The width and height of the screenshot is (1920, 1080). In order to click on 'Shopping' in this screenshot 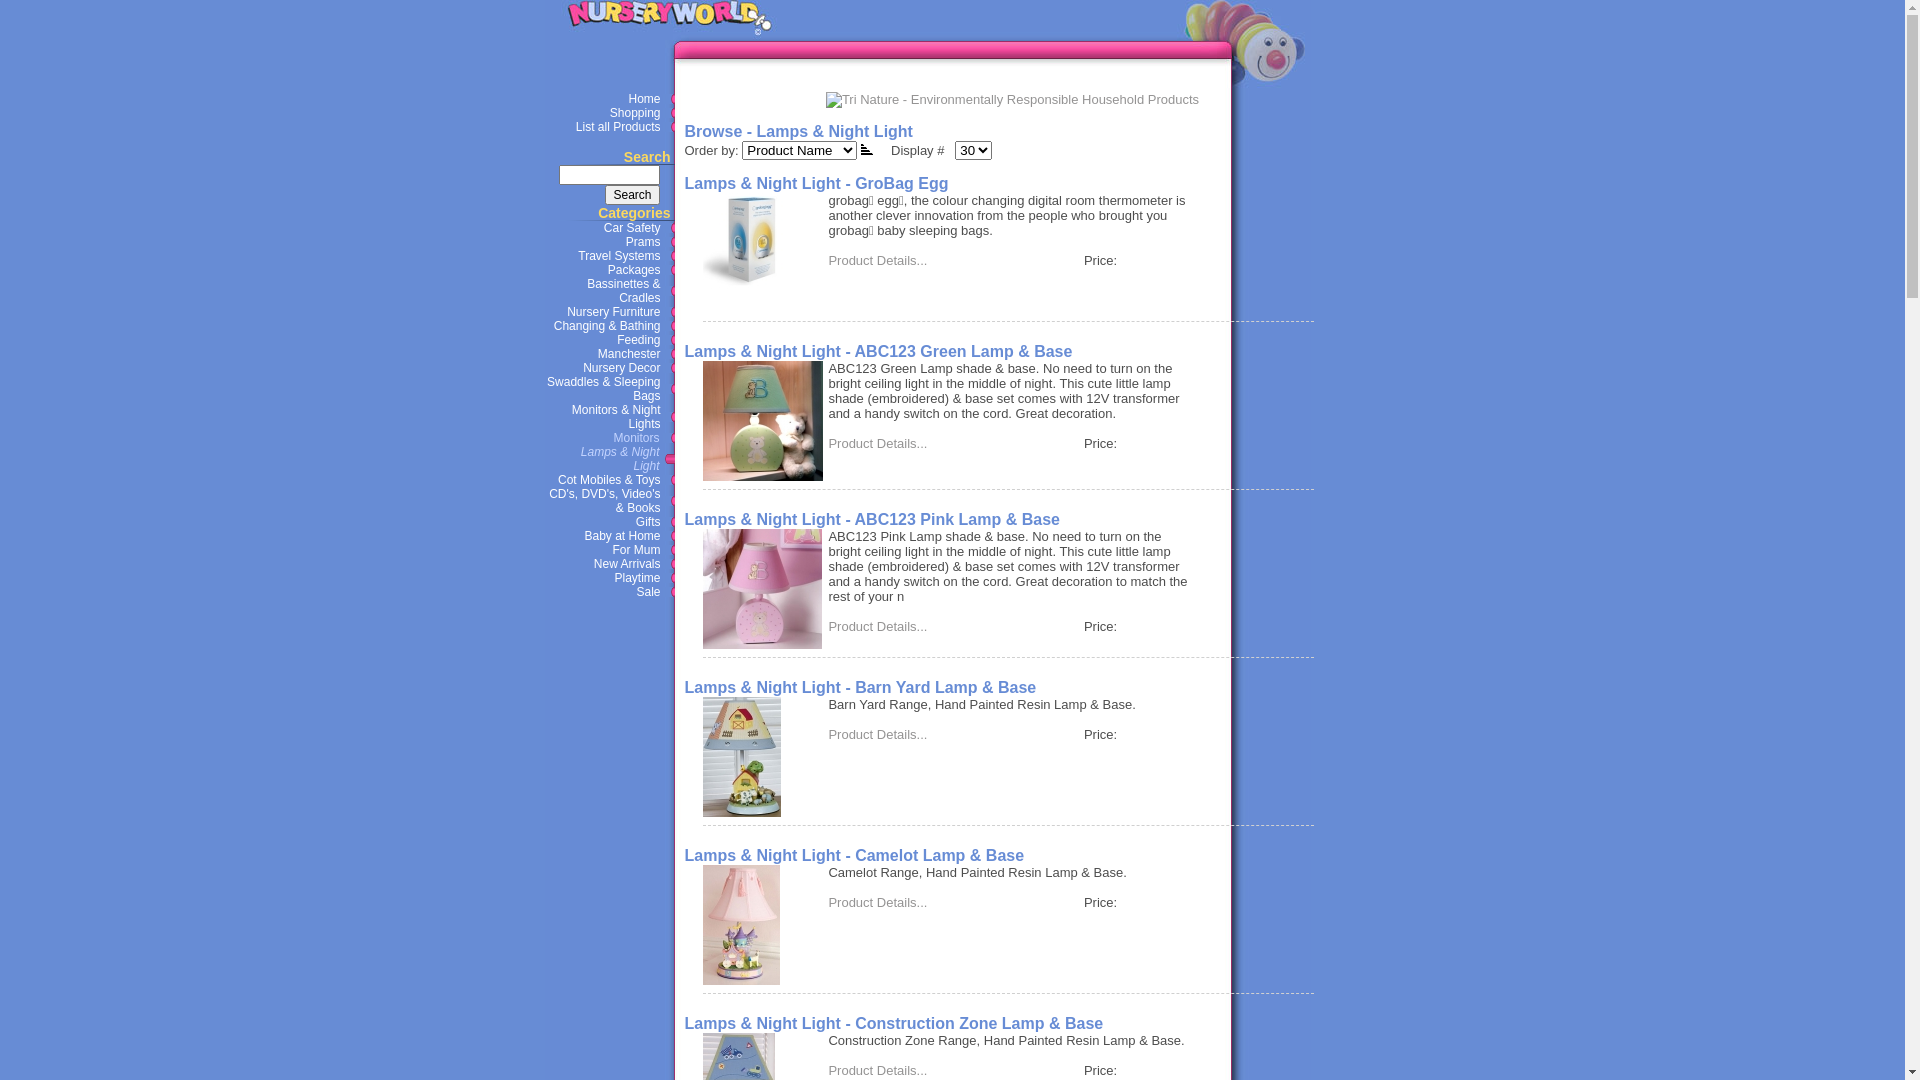, I will do `click(543, 112)`.